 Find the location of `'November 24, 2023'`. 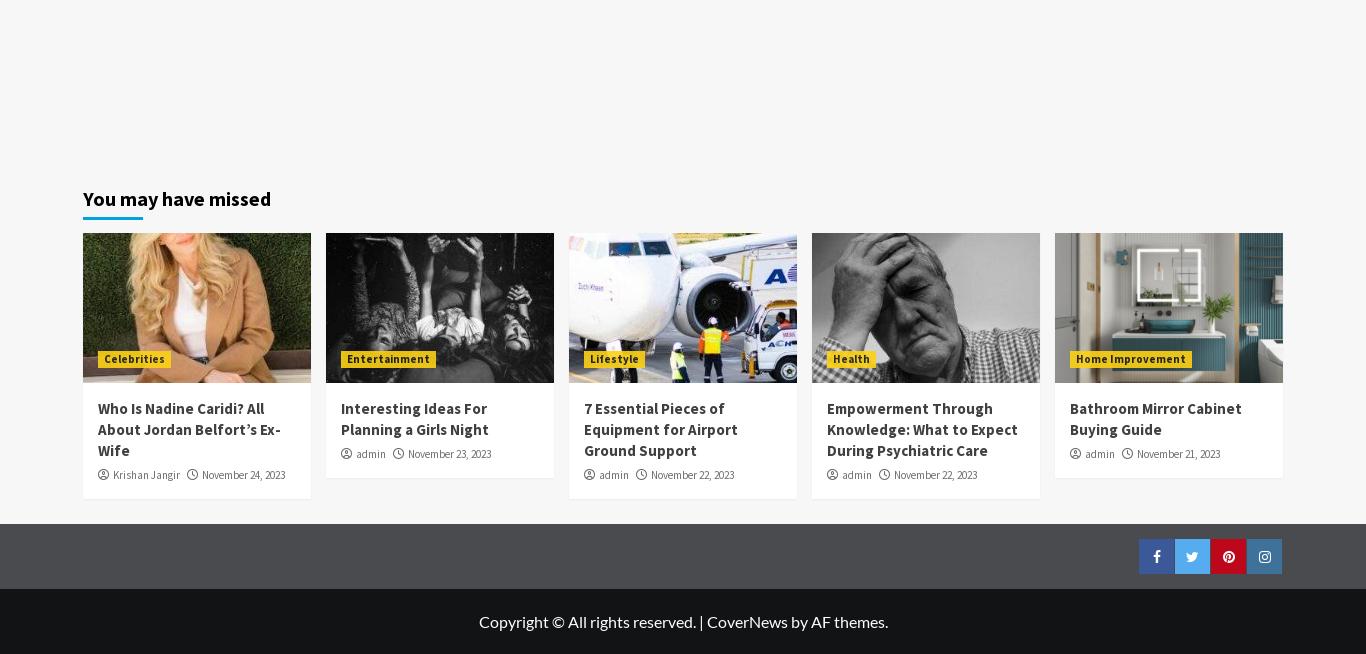

'November 24, 2023' is located at coordinates (243, 473).